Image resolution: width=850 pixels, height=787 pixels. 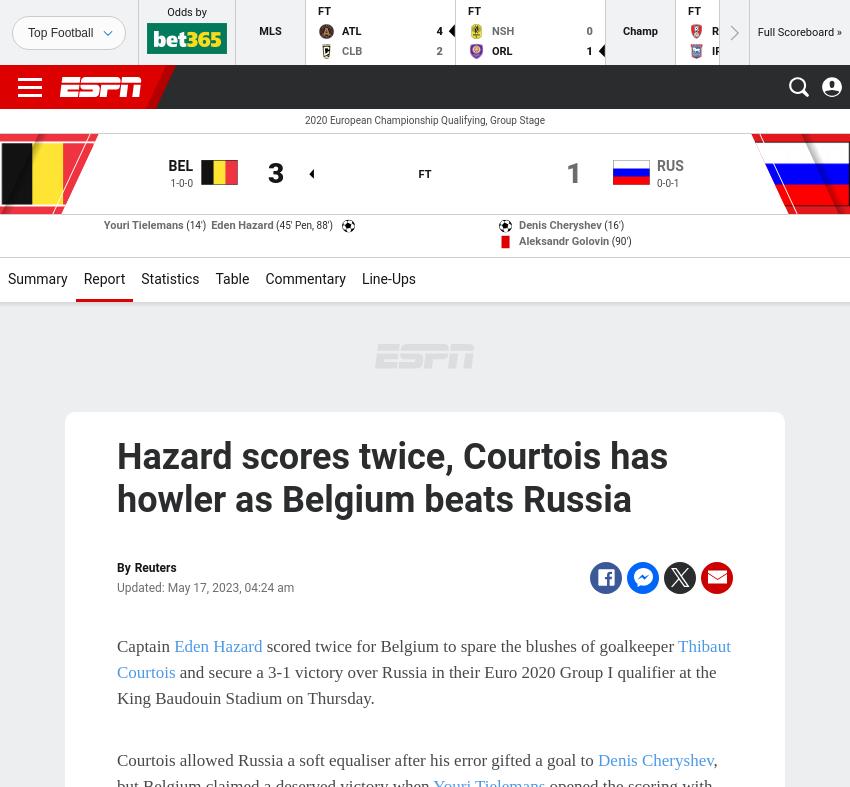 What do you see at coordinates (103, 277) in the screenshot?
I see `'Report'` at bounding box center [103, 277].